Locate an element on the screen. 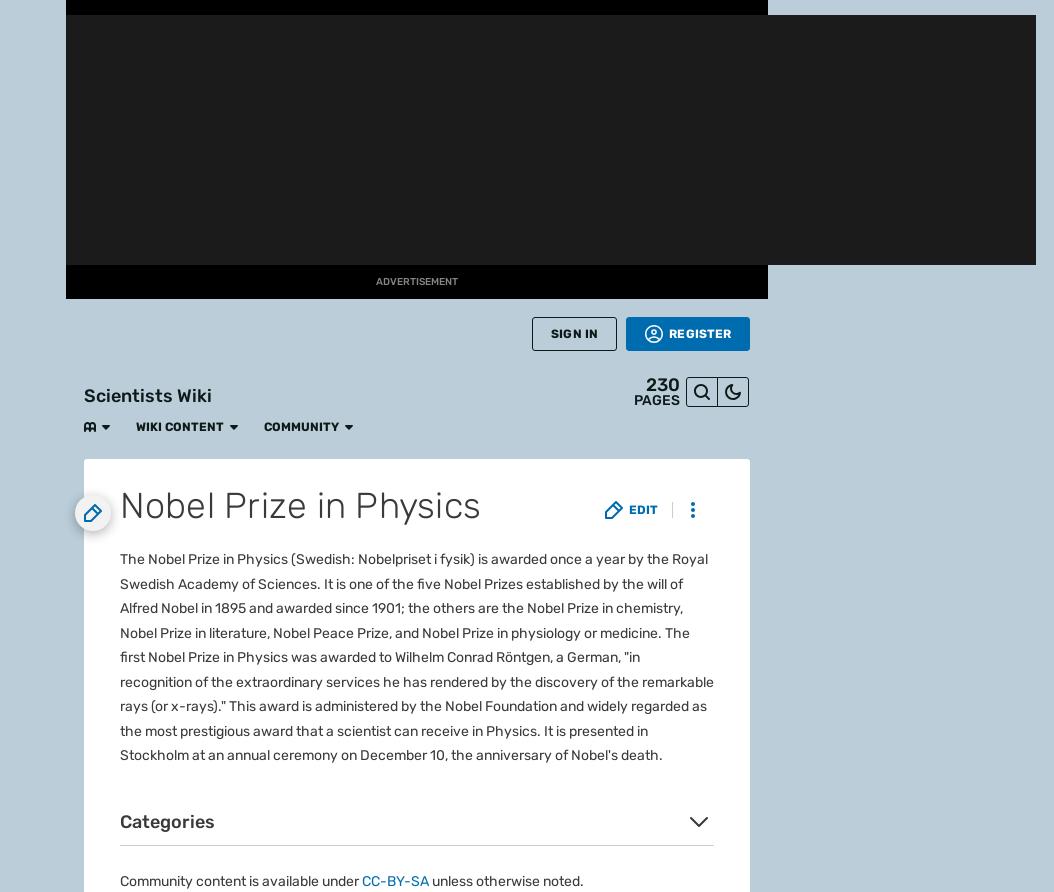 Image resolution: width=1054 pixels, height=892 pixels. 'Local Sitemap' is located at coordinates (476, 463).